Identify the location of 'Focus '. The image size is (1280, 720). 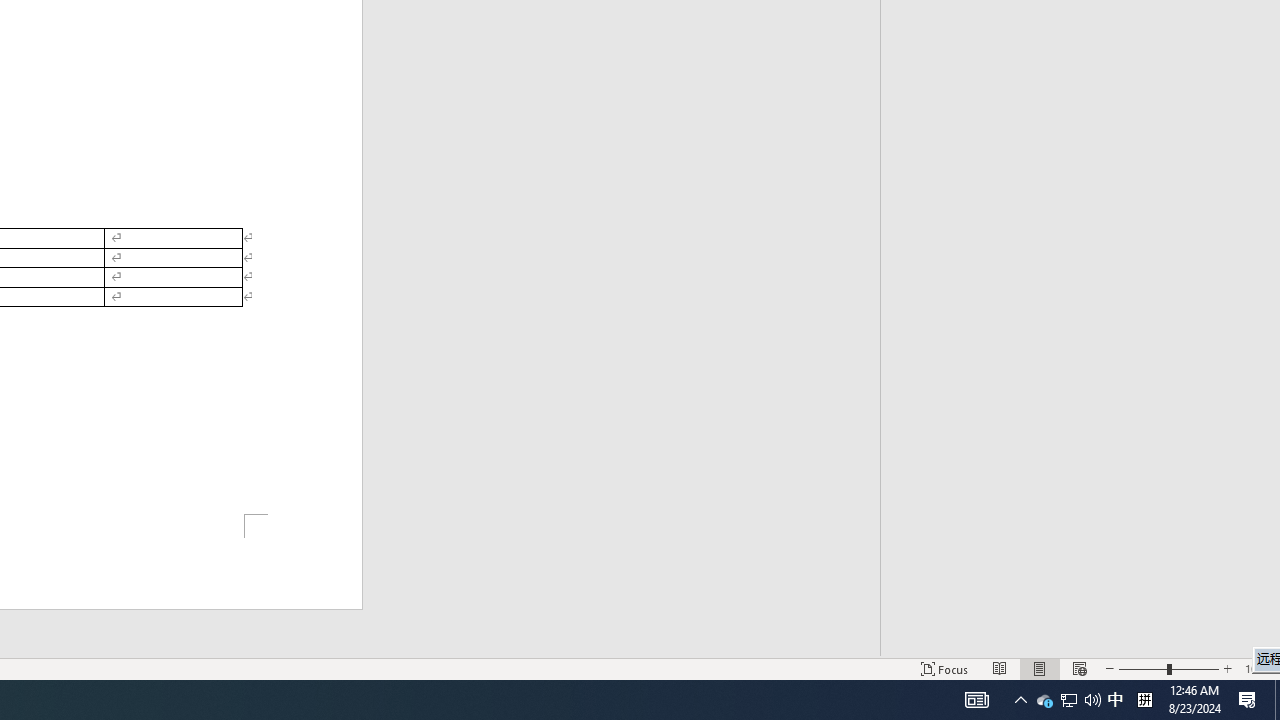
(943, 669).